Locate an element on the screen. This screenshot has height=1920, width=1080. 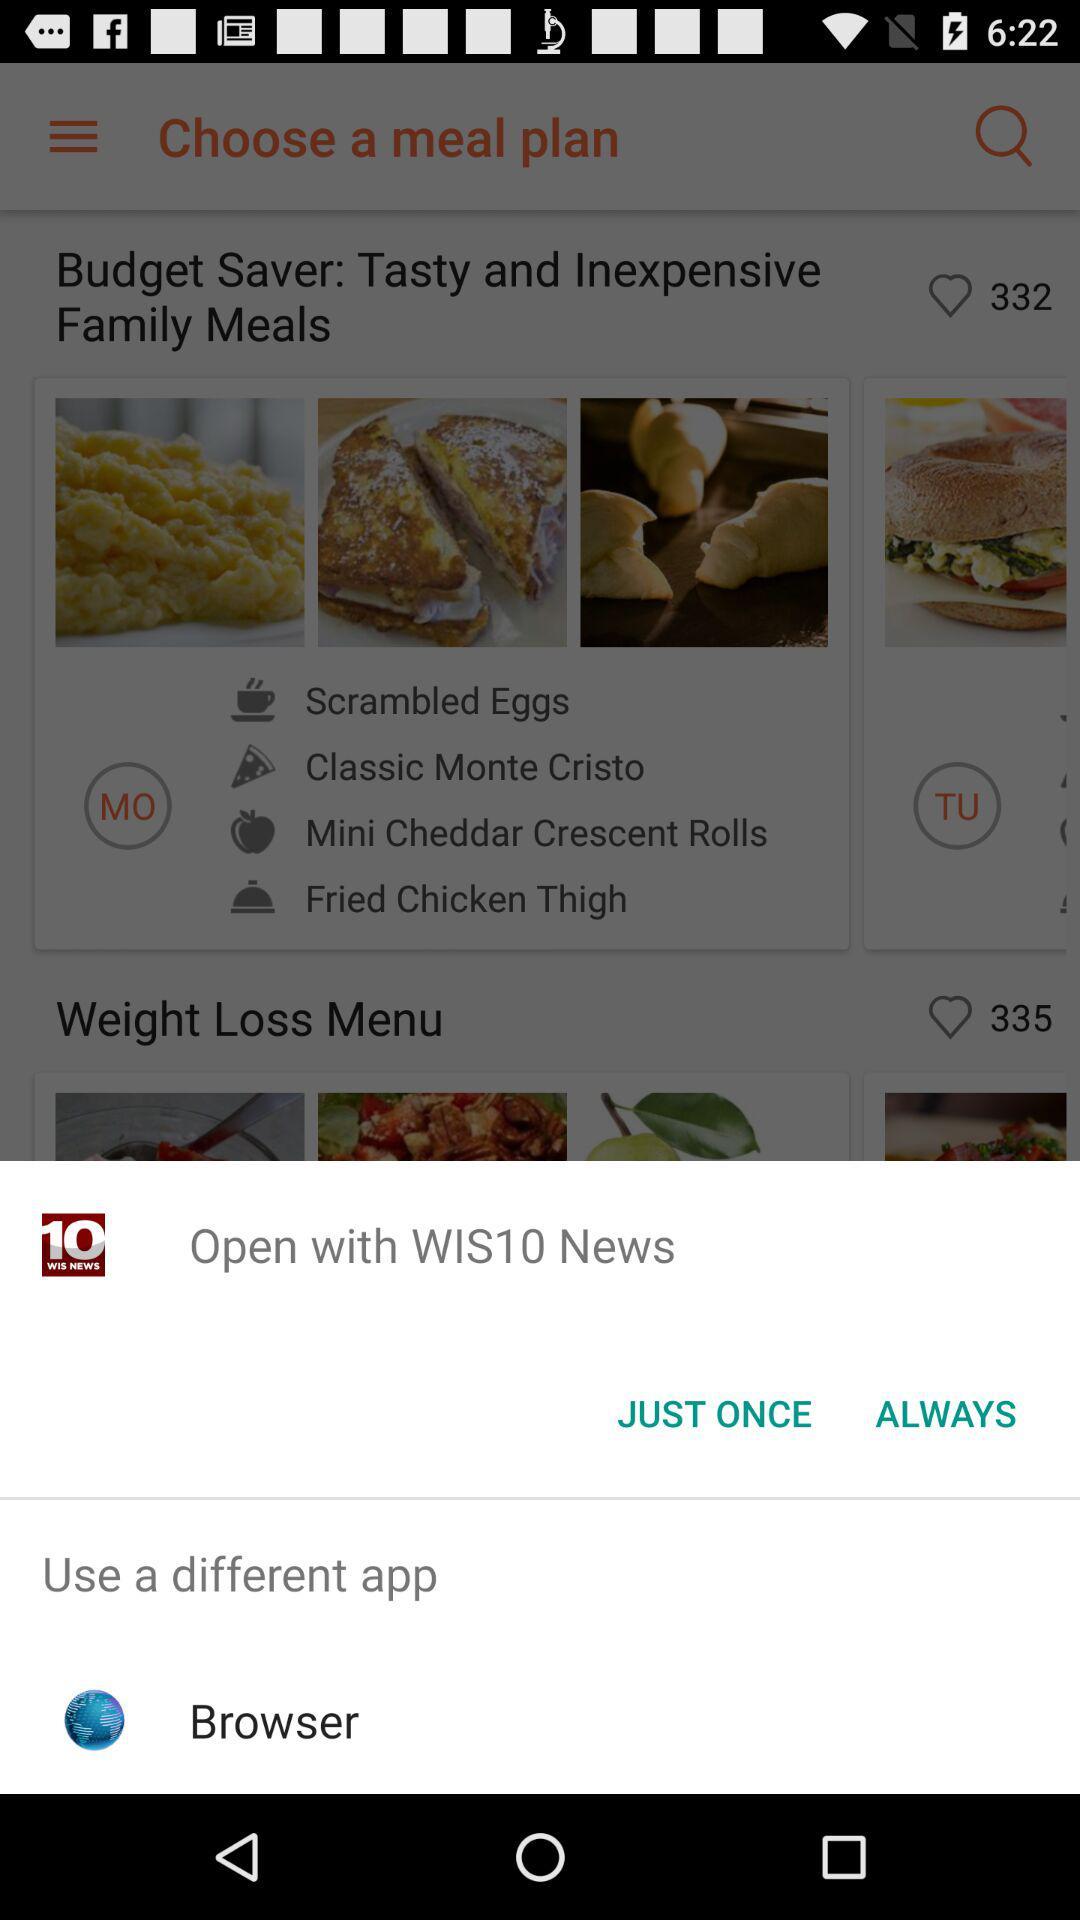
item above browser is located at coordinates (540, 1572).